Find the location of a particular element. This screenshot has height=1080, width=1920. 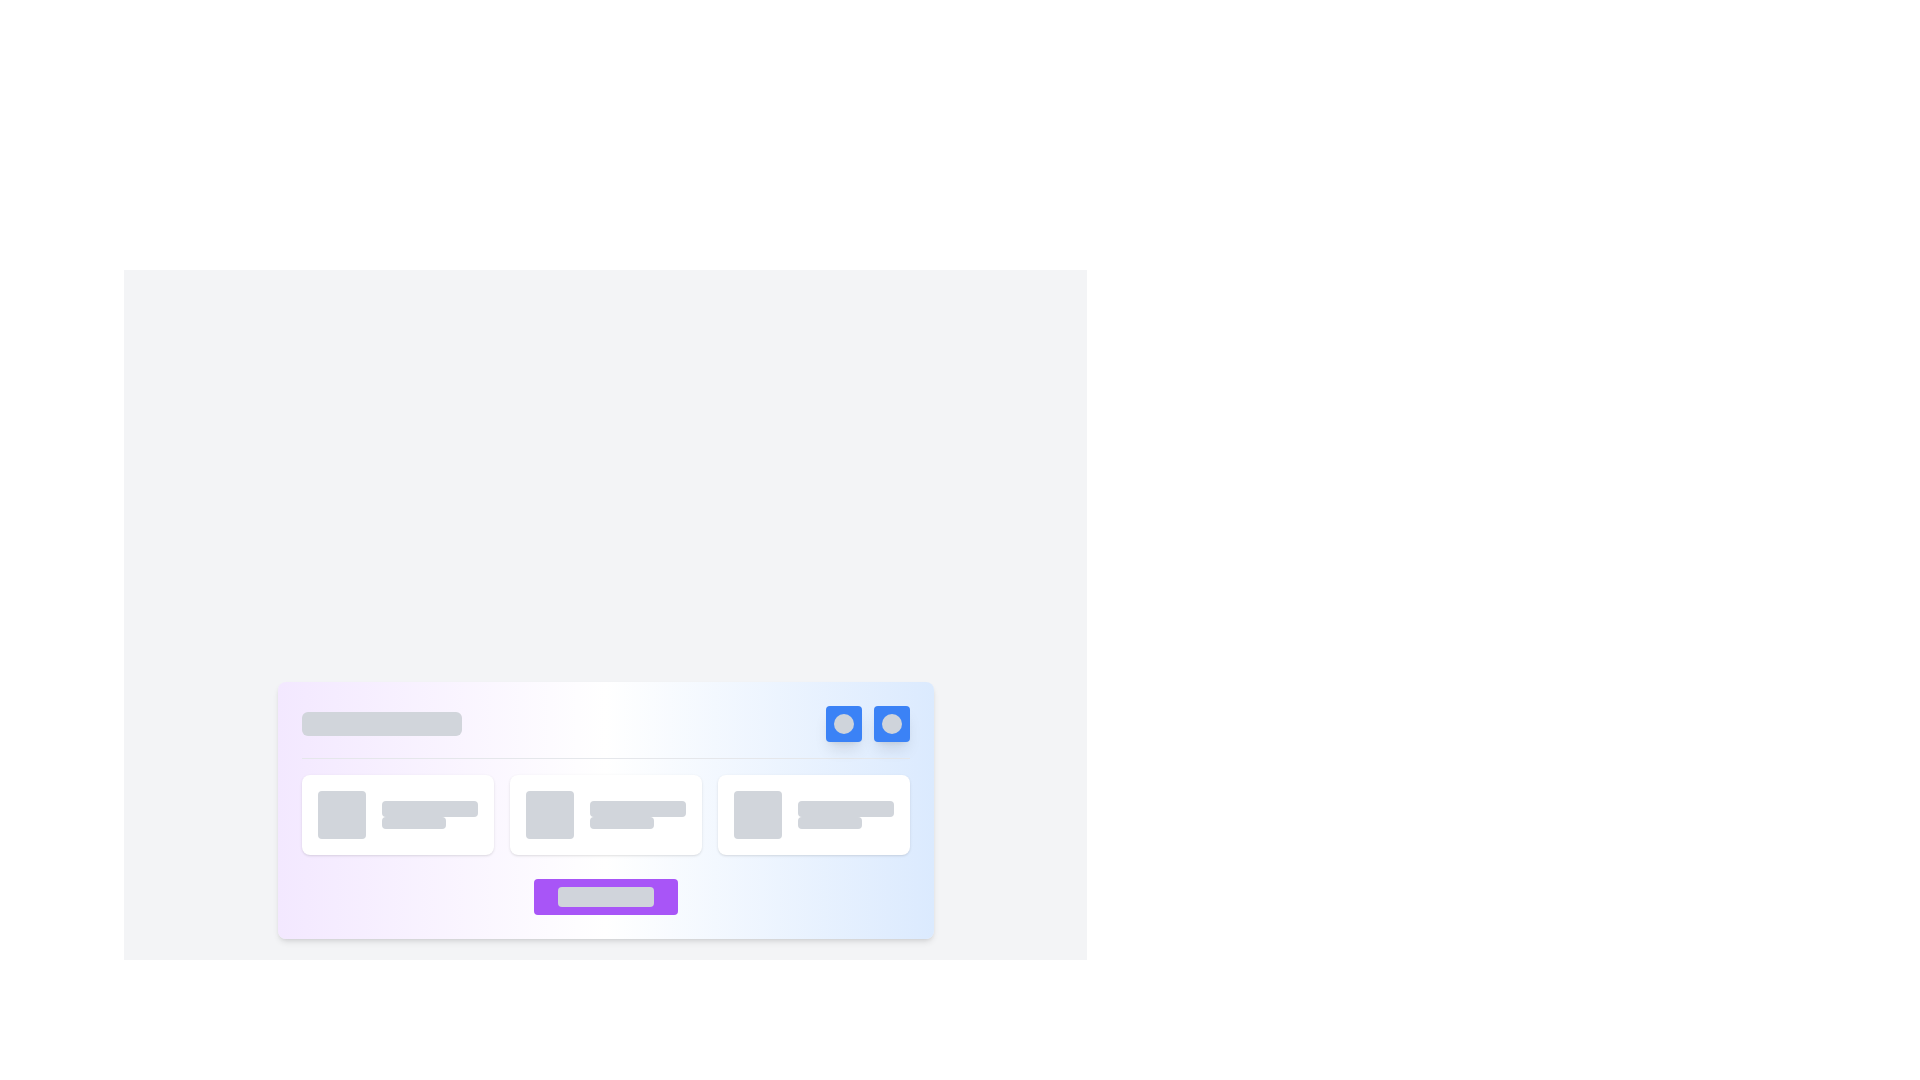

the circular animated indicator with a gray background that is pulsating, located in the top-right corner of the interface section is located at coordinates (843, 723).